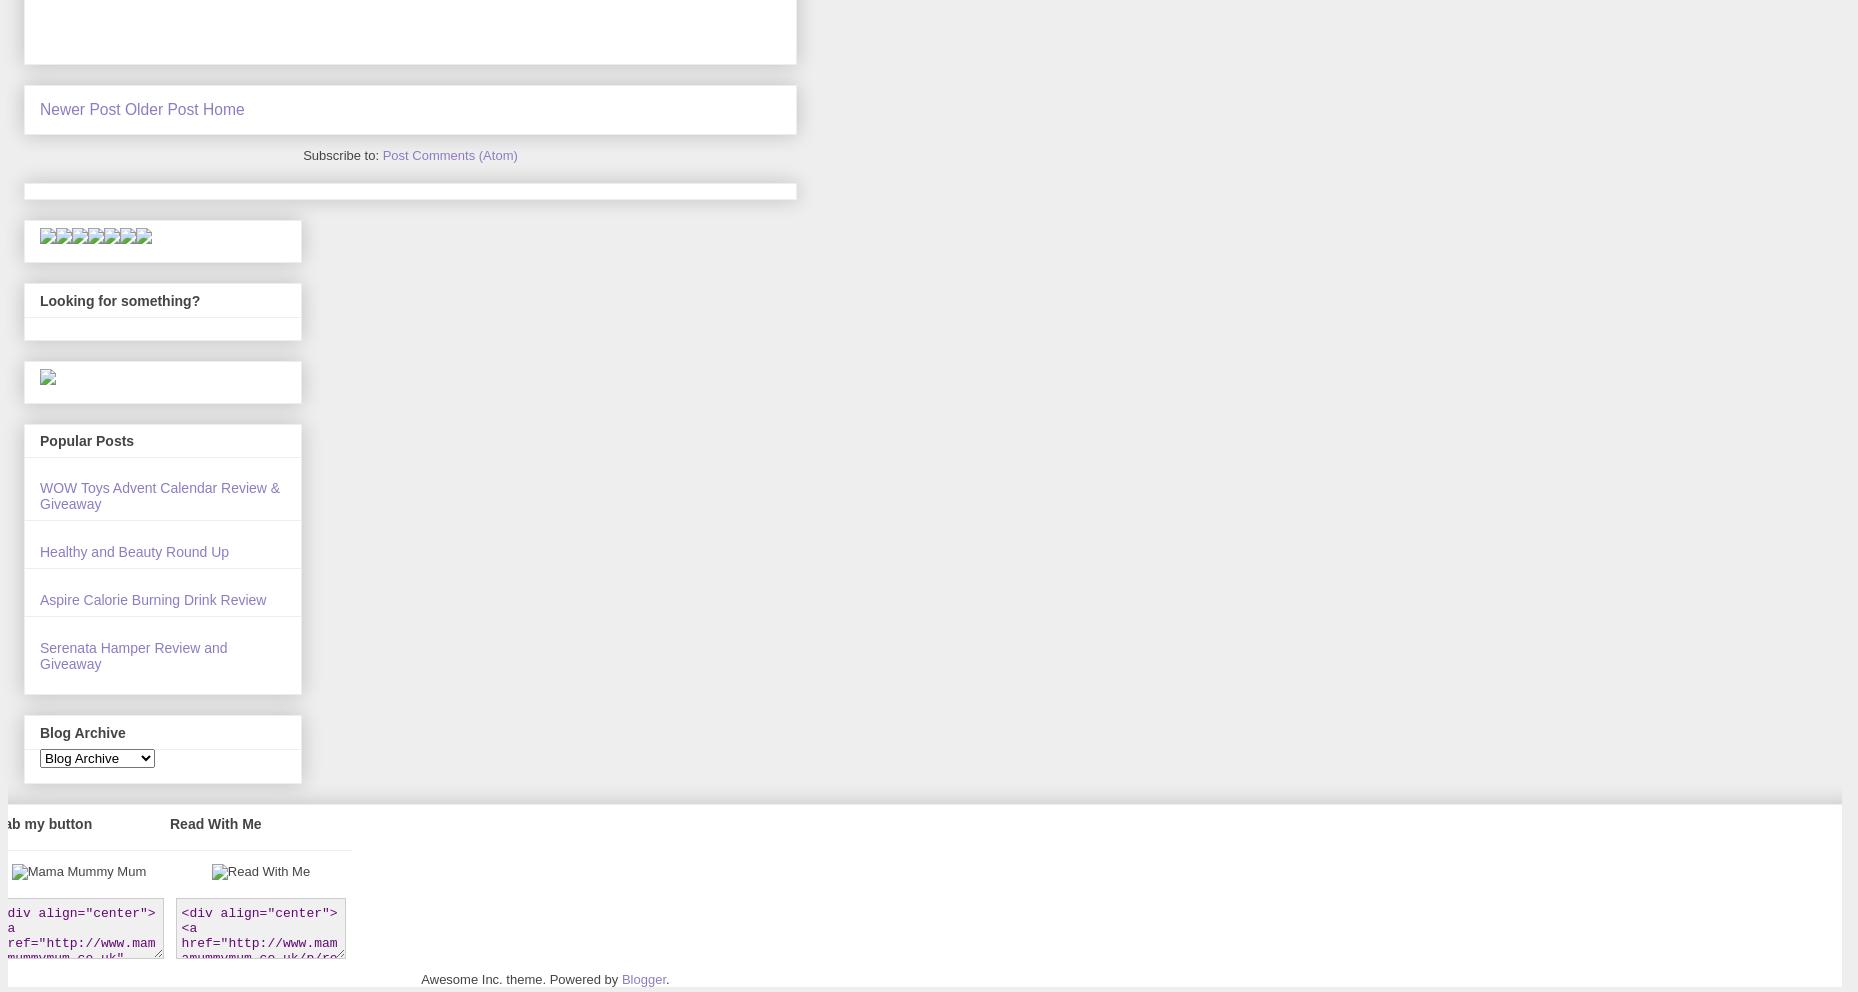 The image size is (1858, 992). I want to click on 'WOW Toys Advent Calendar Review & Giveaway', so click(159, 496).